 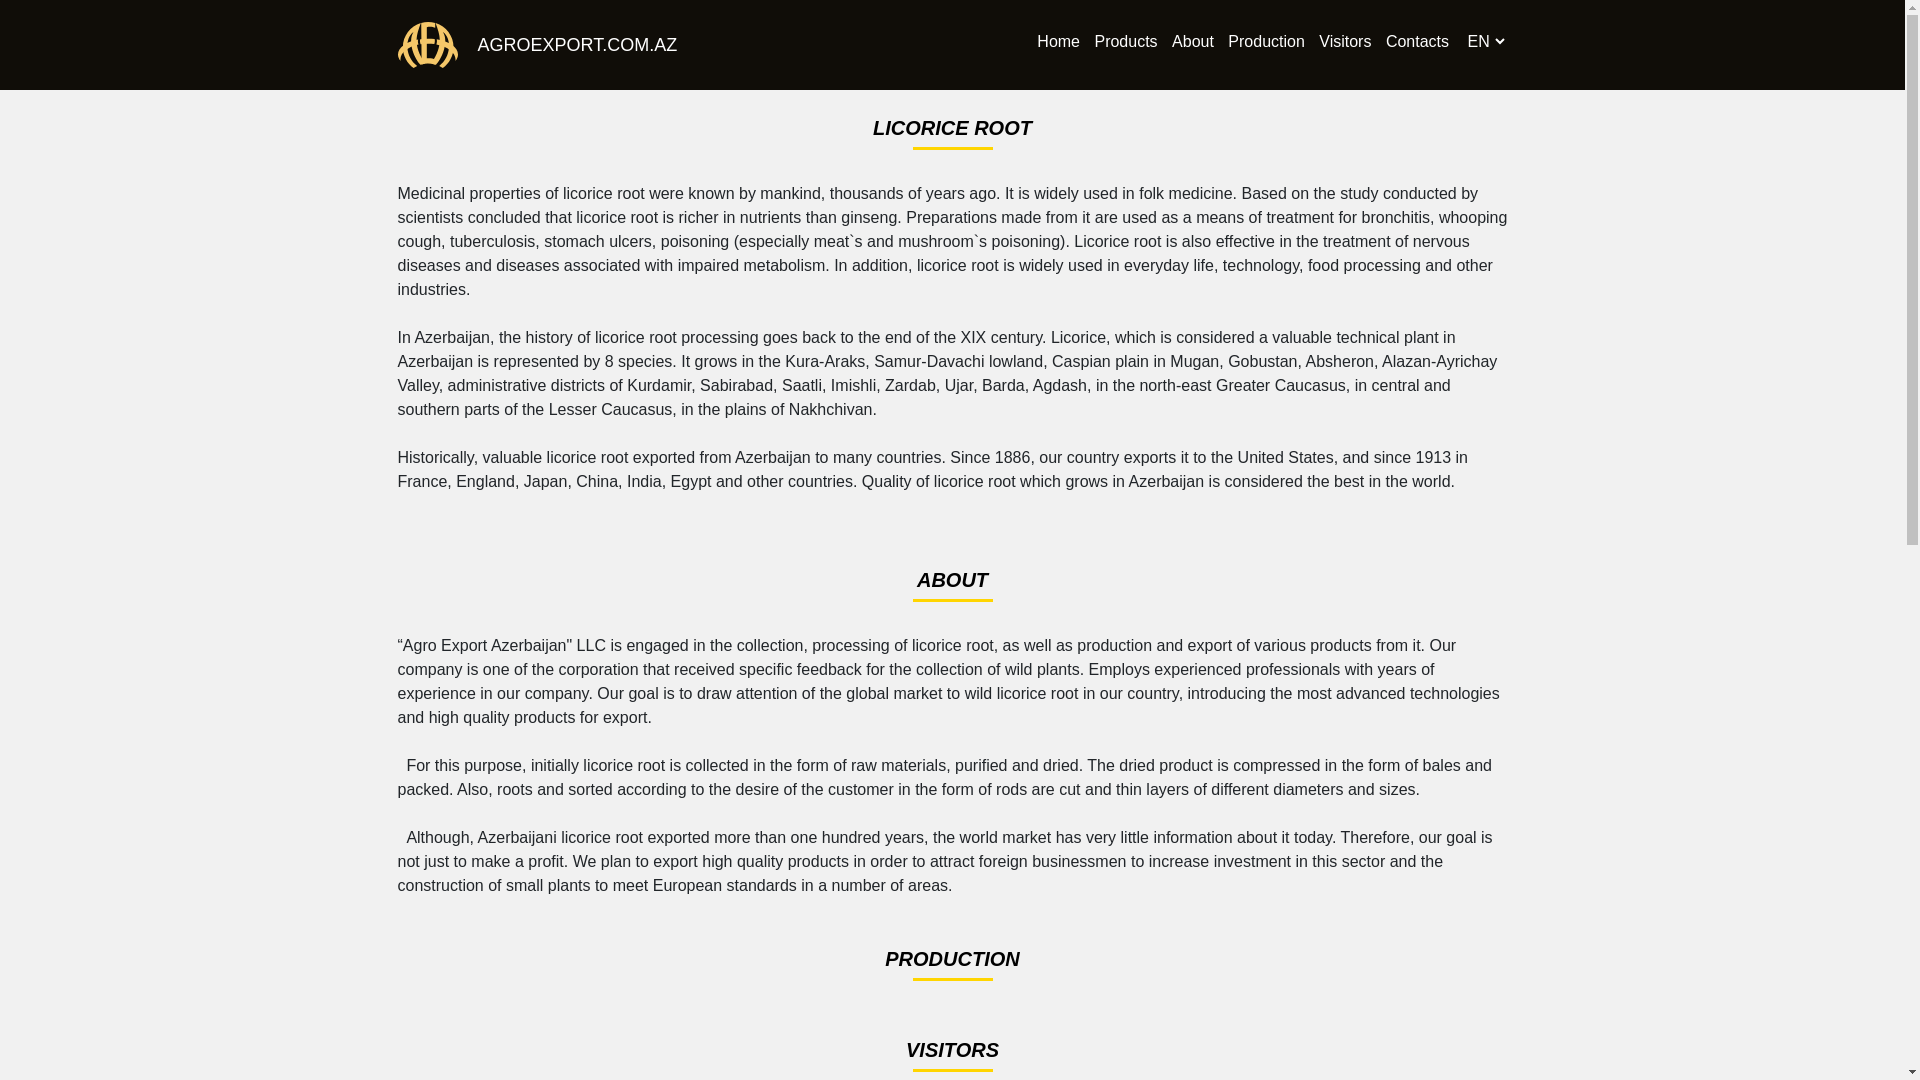 I want to click on 'Contacts', so click(x=1416, y=43).